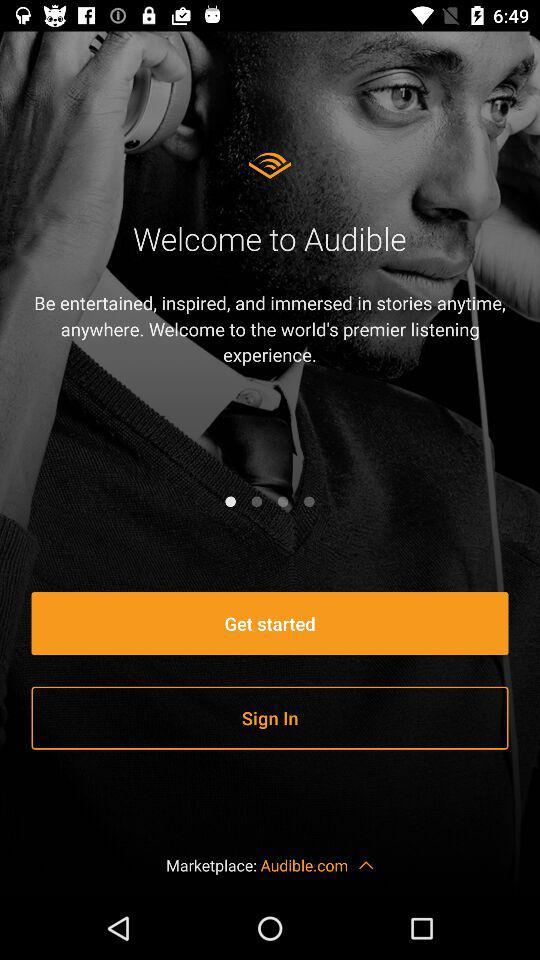 Image resolution: width=540 pixels, height=960 pixels. Describe the element at coordinates (282, 500) in the screenshot. I see `swipe left` at that location.